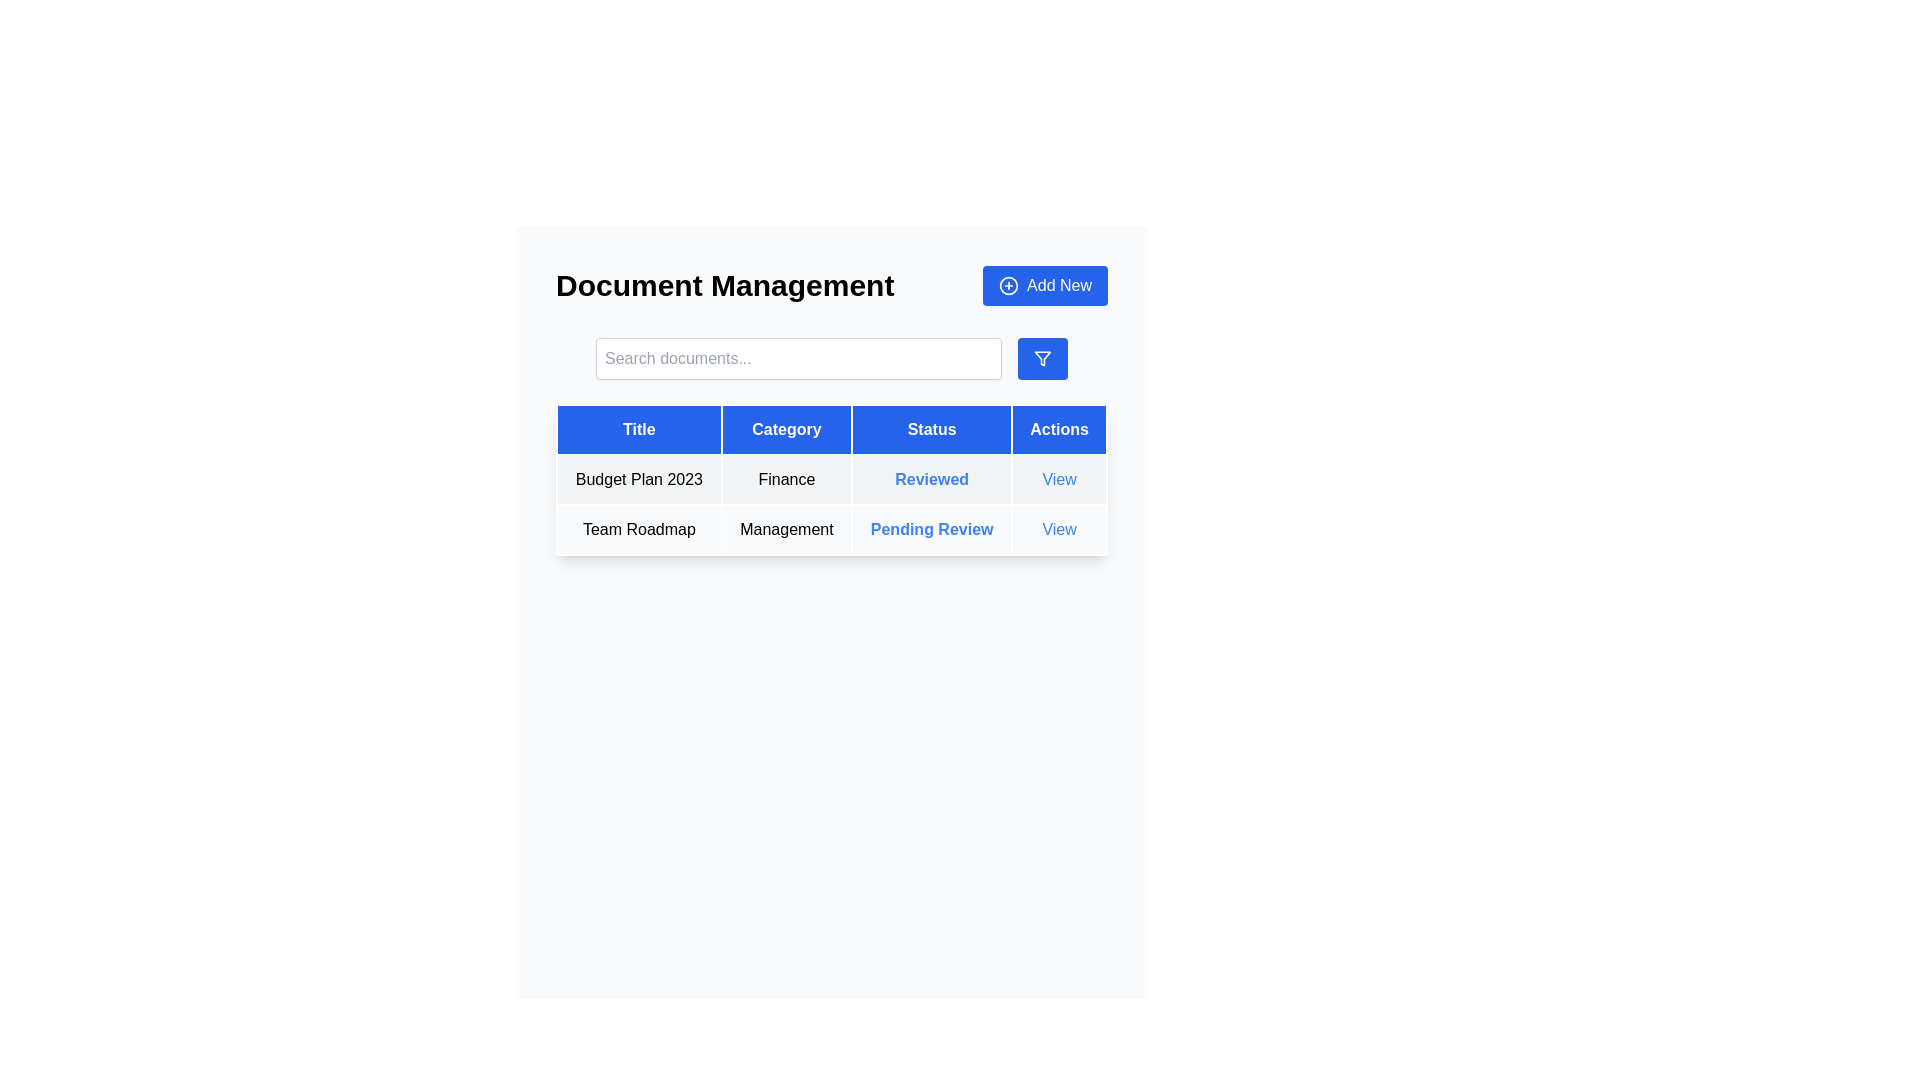 Image resolution: width=1920 pixels, height=1080 pixels. I want to click on the 'Actions' column header in the table, which is the rightmost column header indicating actionable items, so click(1058, 428).